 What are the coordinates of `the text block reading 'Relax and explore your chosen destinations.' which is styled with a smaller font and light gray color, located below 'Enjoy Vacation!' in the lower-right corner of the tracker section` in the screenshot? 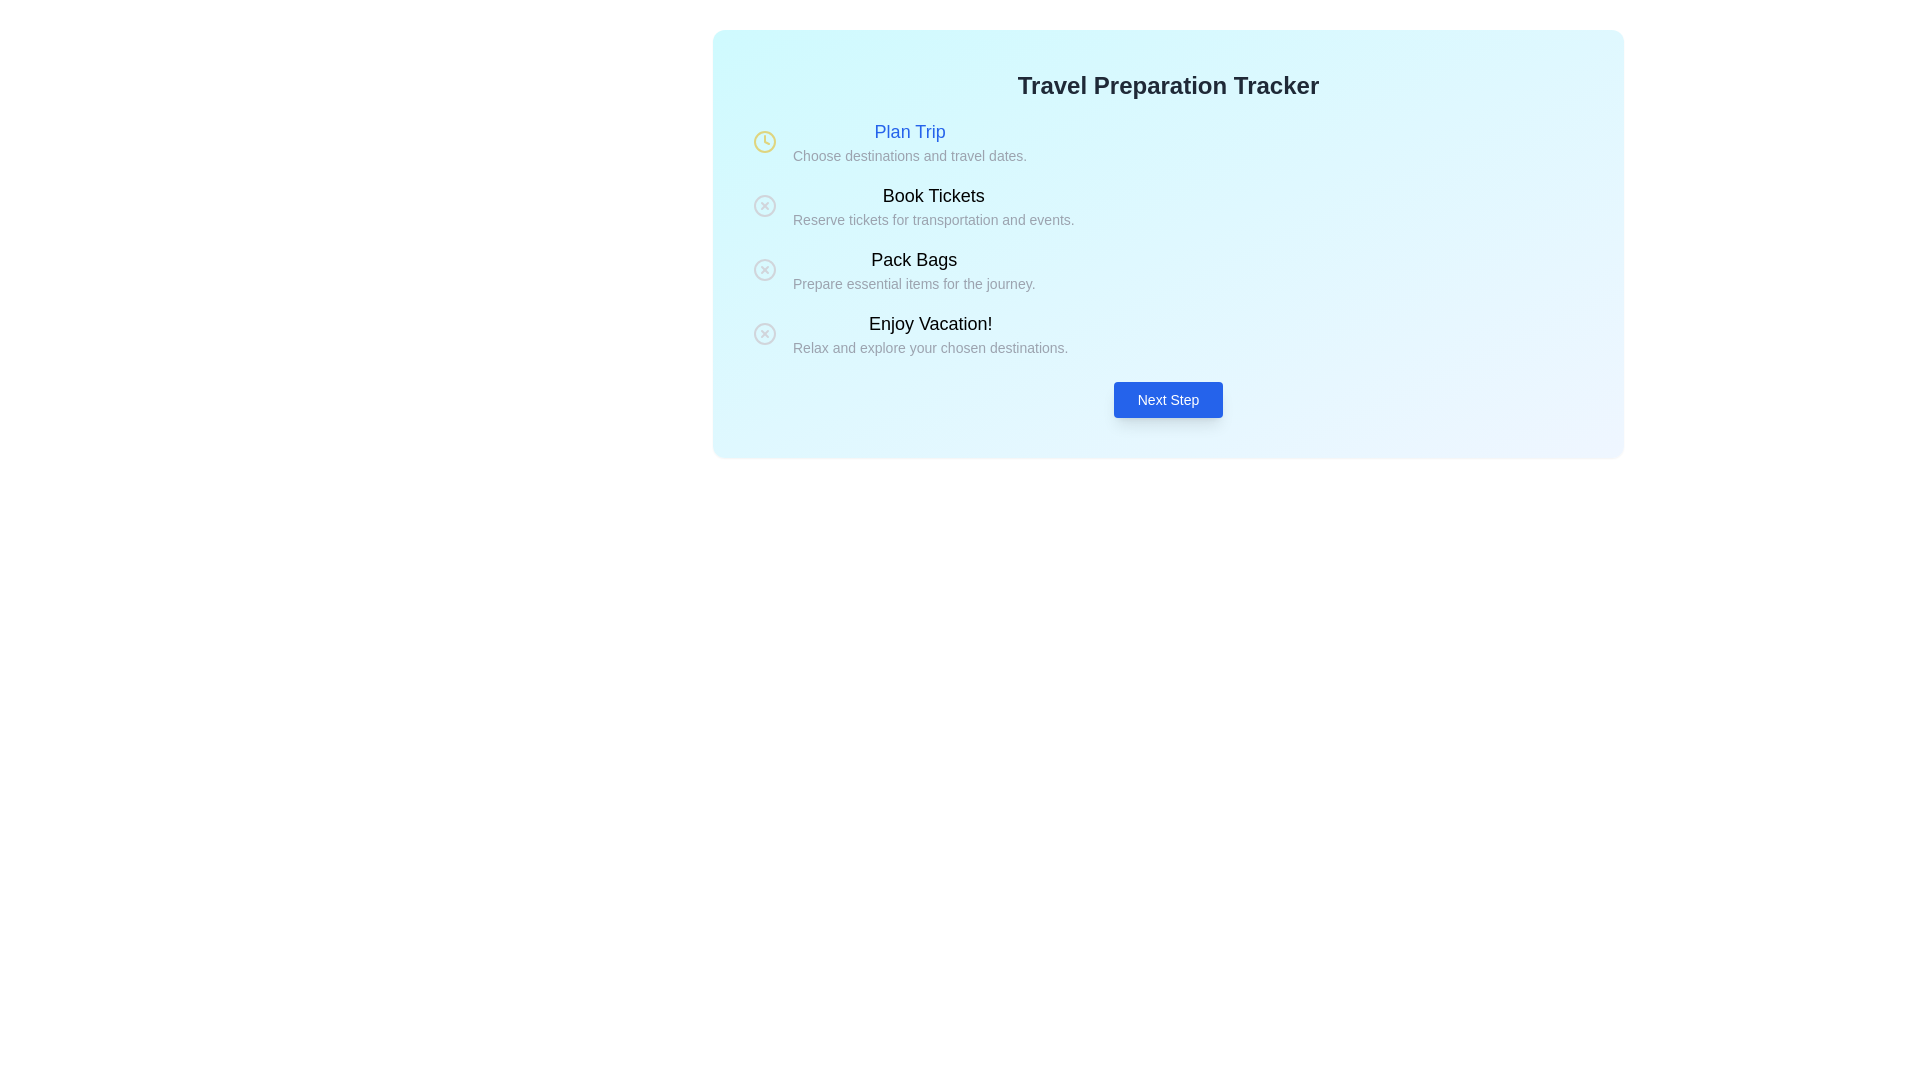 It's located at (929, 346).